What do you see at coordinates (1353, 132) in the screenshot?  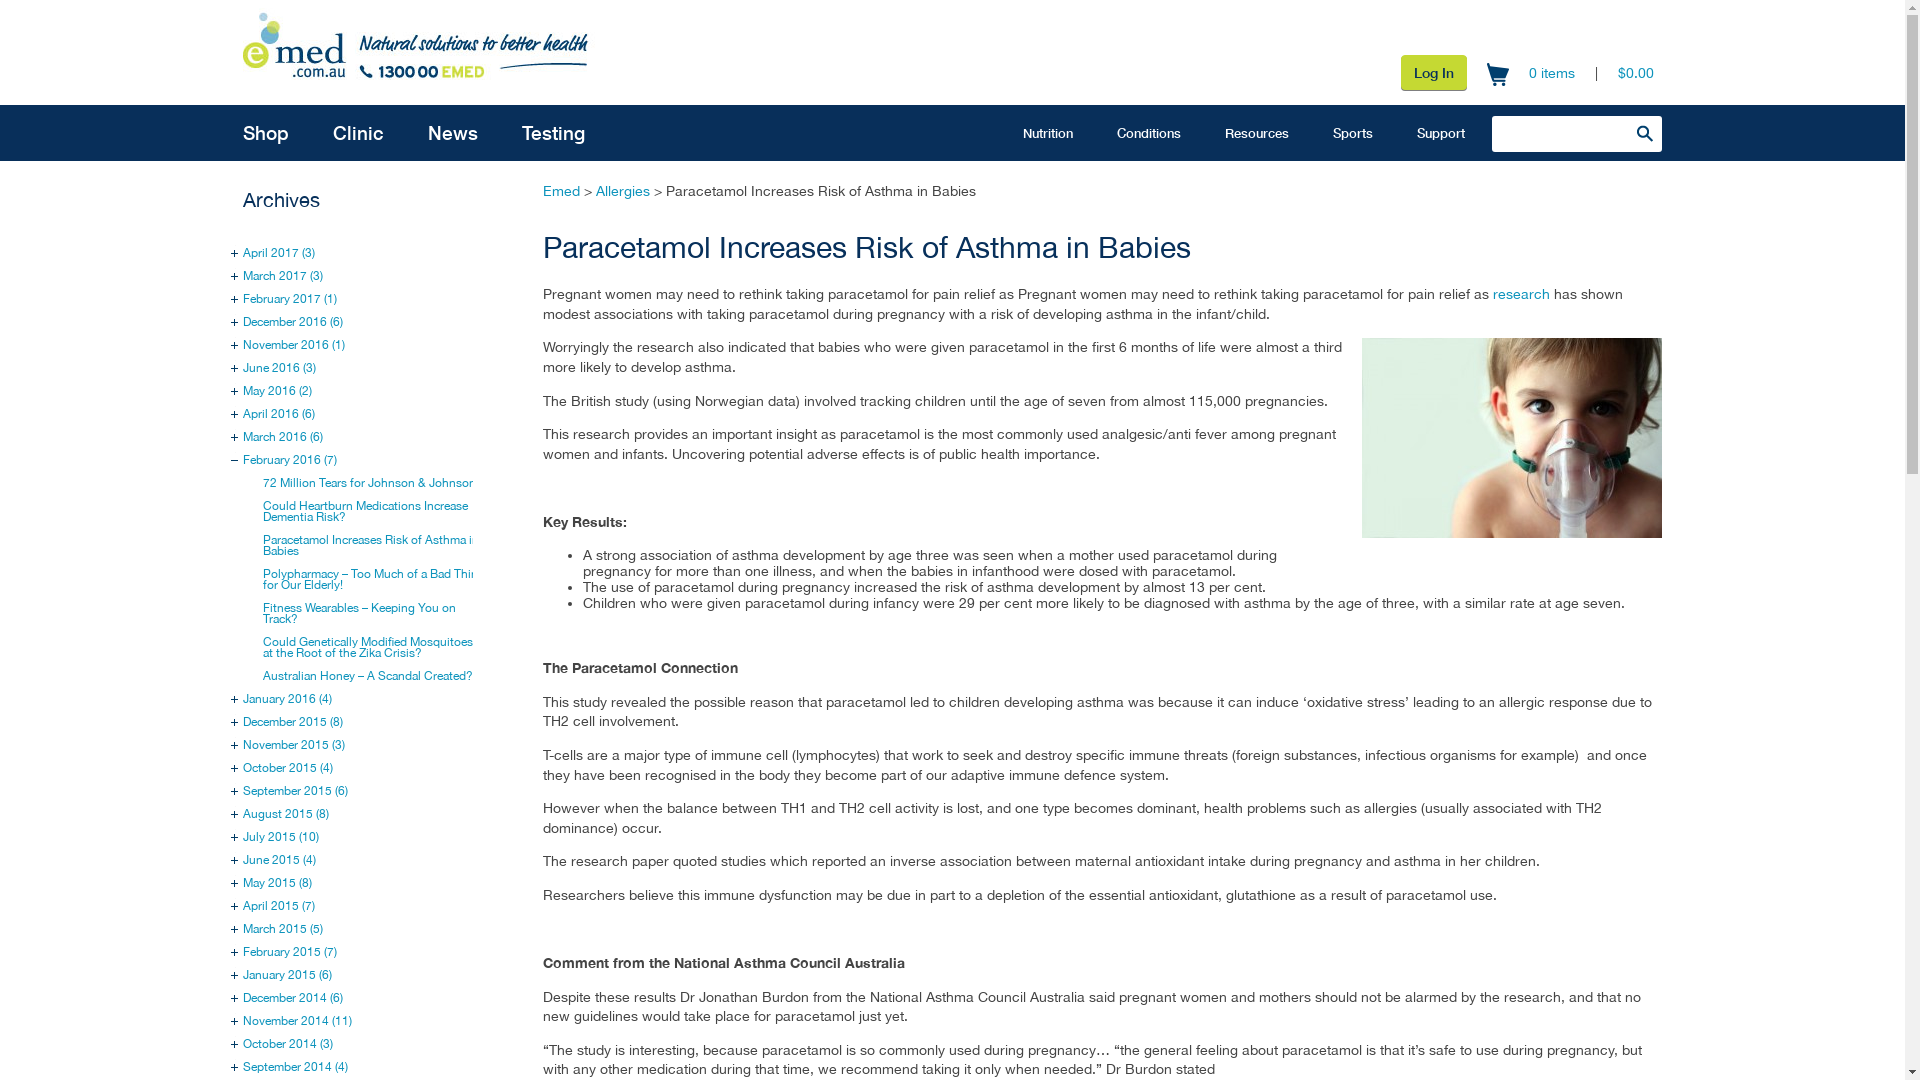 I see `'Sports'` at bounding box center [1353, 132].